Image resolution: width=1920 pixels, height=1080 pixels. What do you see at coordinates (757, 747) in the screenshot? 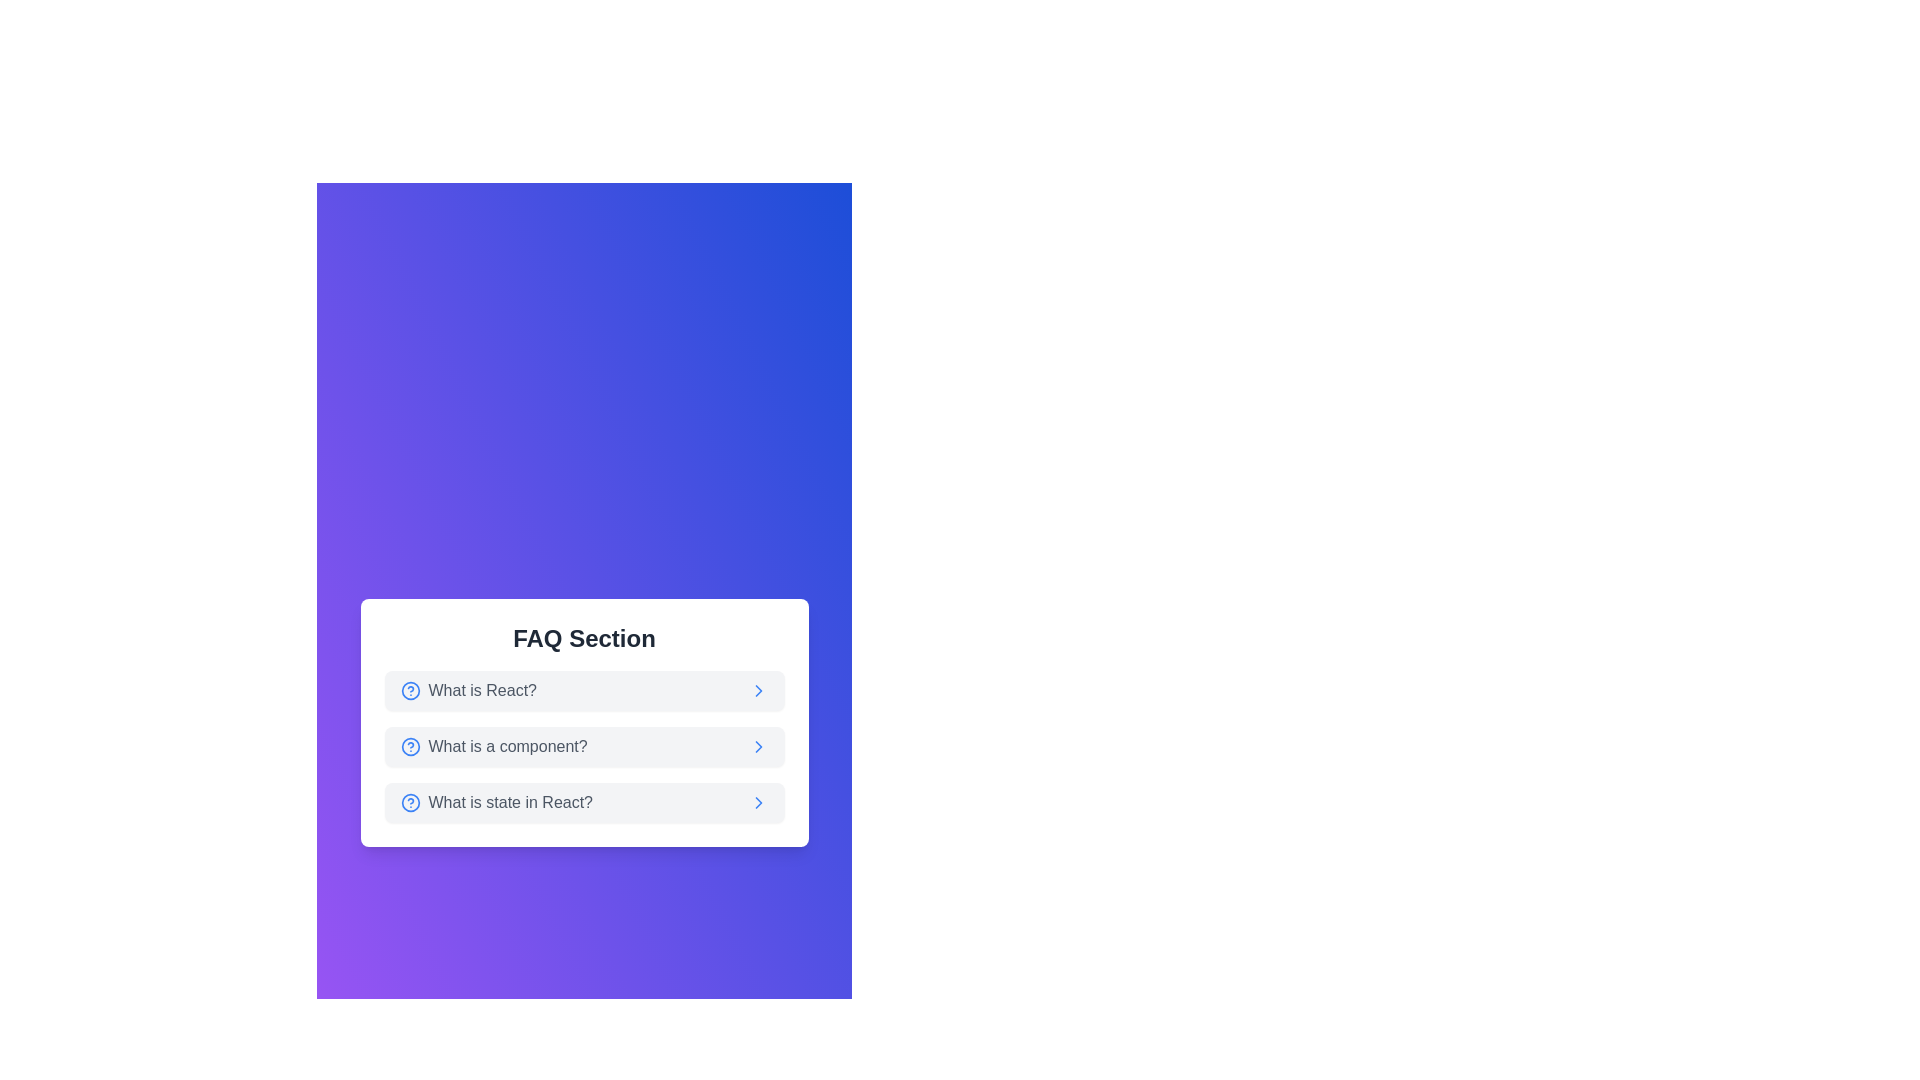
I see `the right-pointing chevron icon located in the interactive box of the second item in the FAQ list` at bounding box center [757, 747].